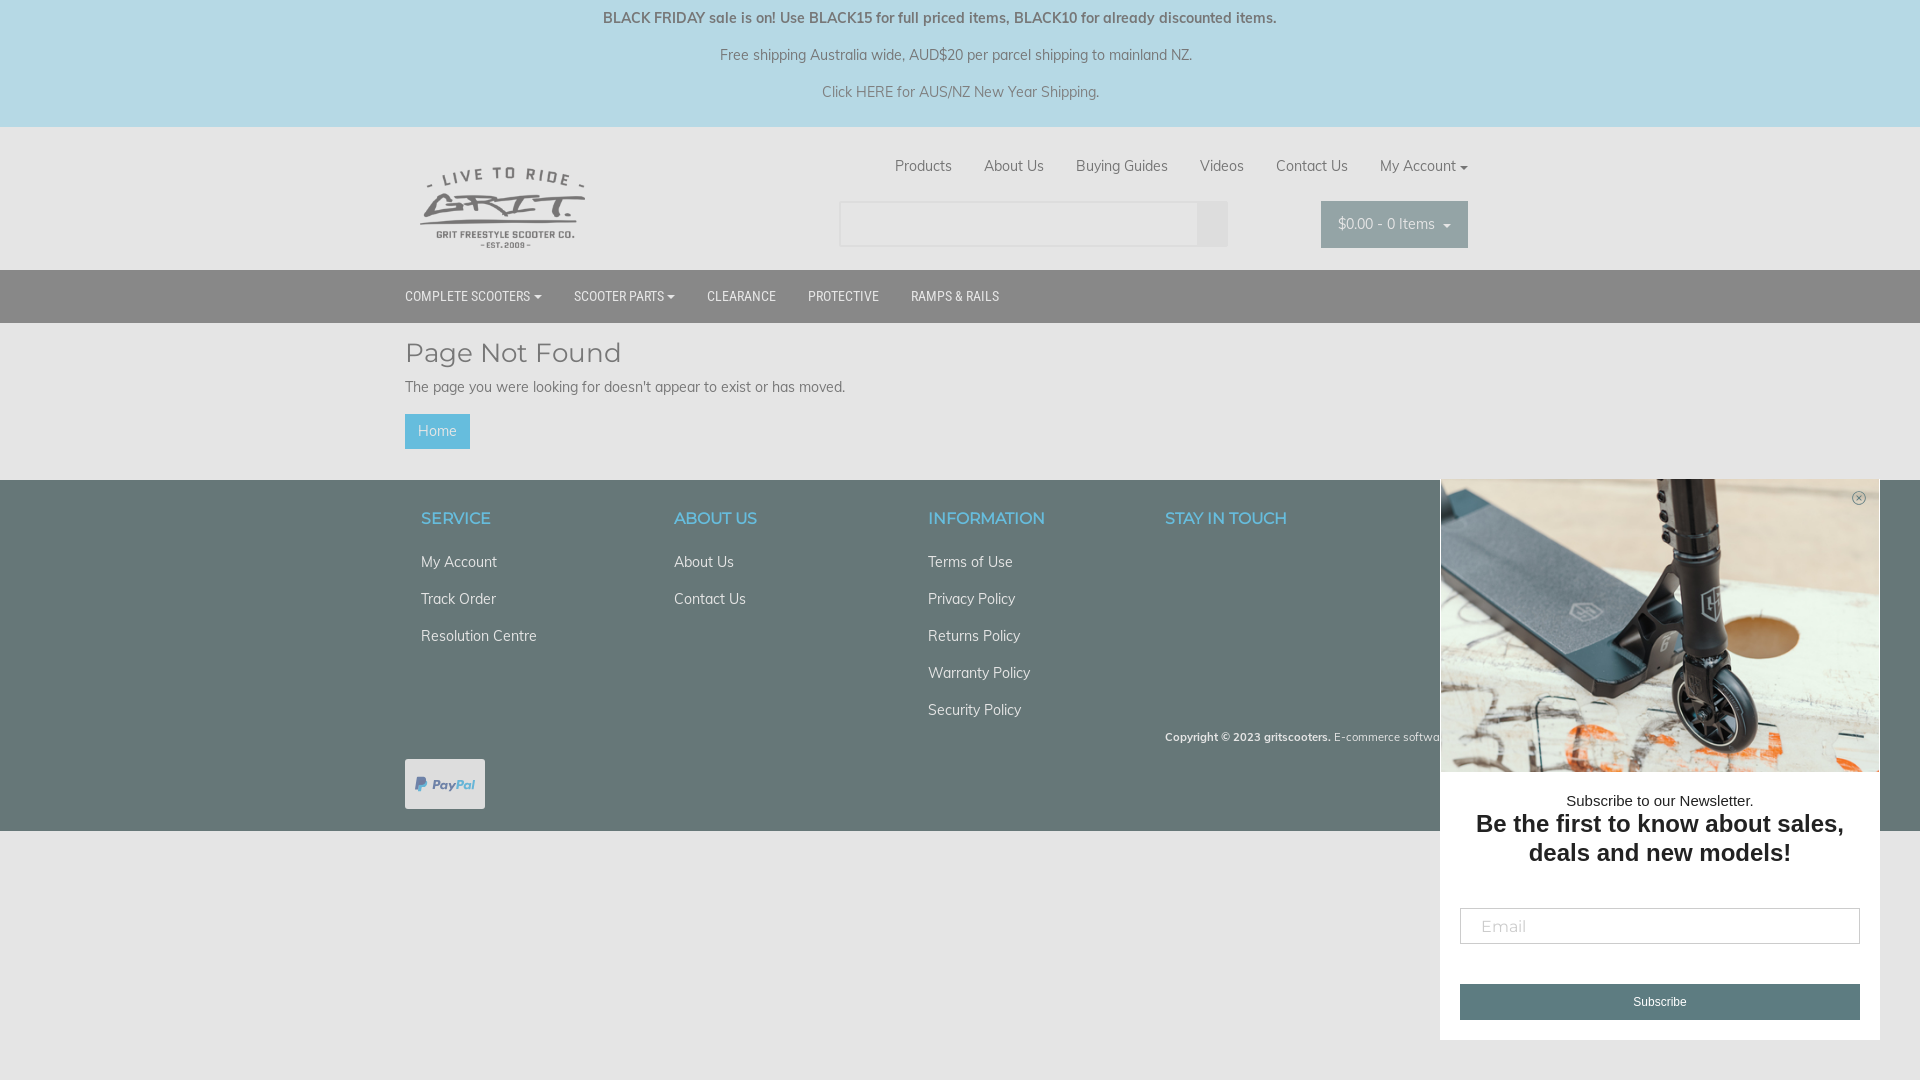  Describe the element at coordinates (1023, 562) in the screenshot. I see `'Terms of Use'` at that location.